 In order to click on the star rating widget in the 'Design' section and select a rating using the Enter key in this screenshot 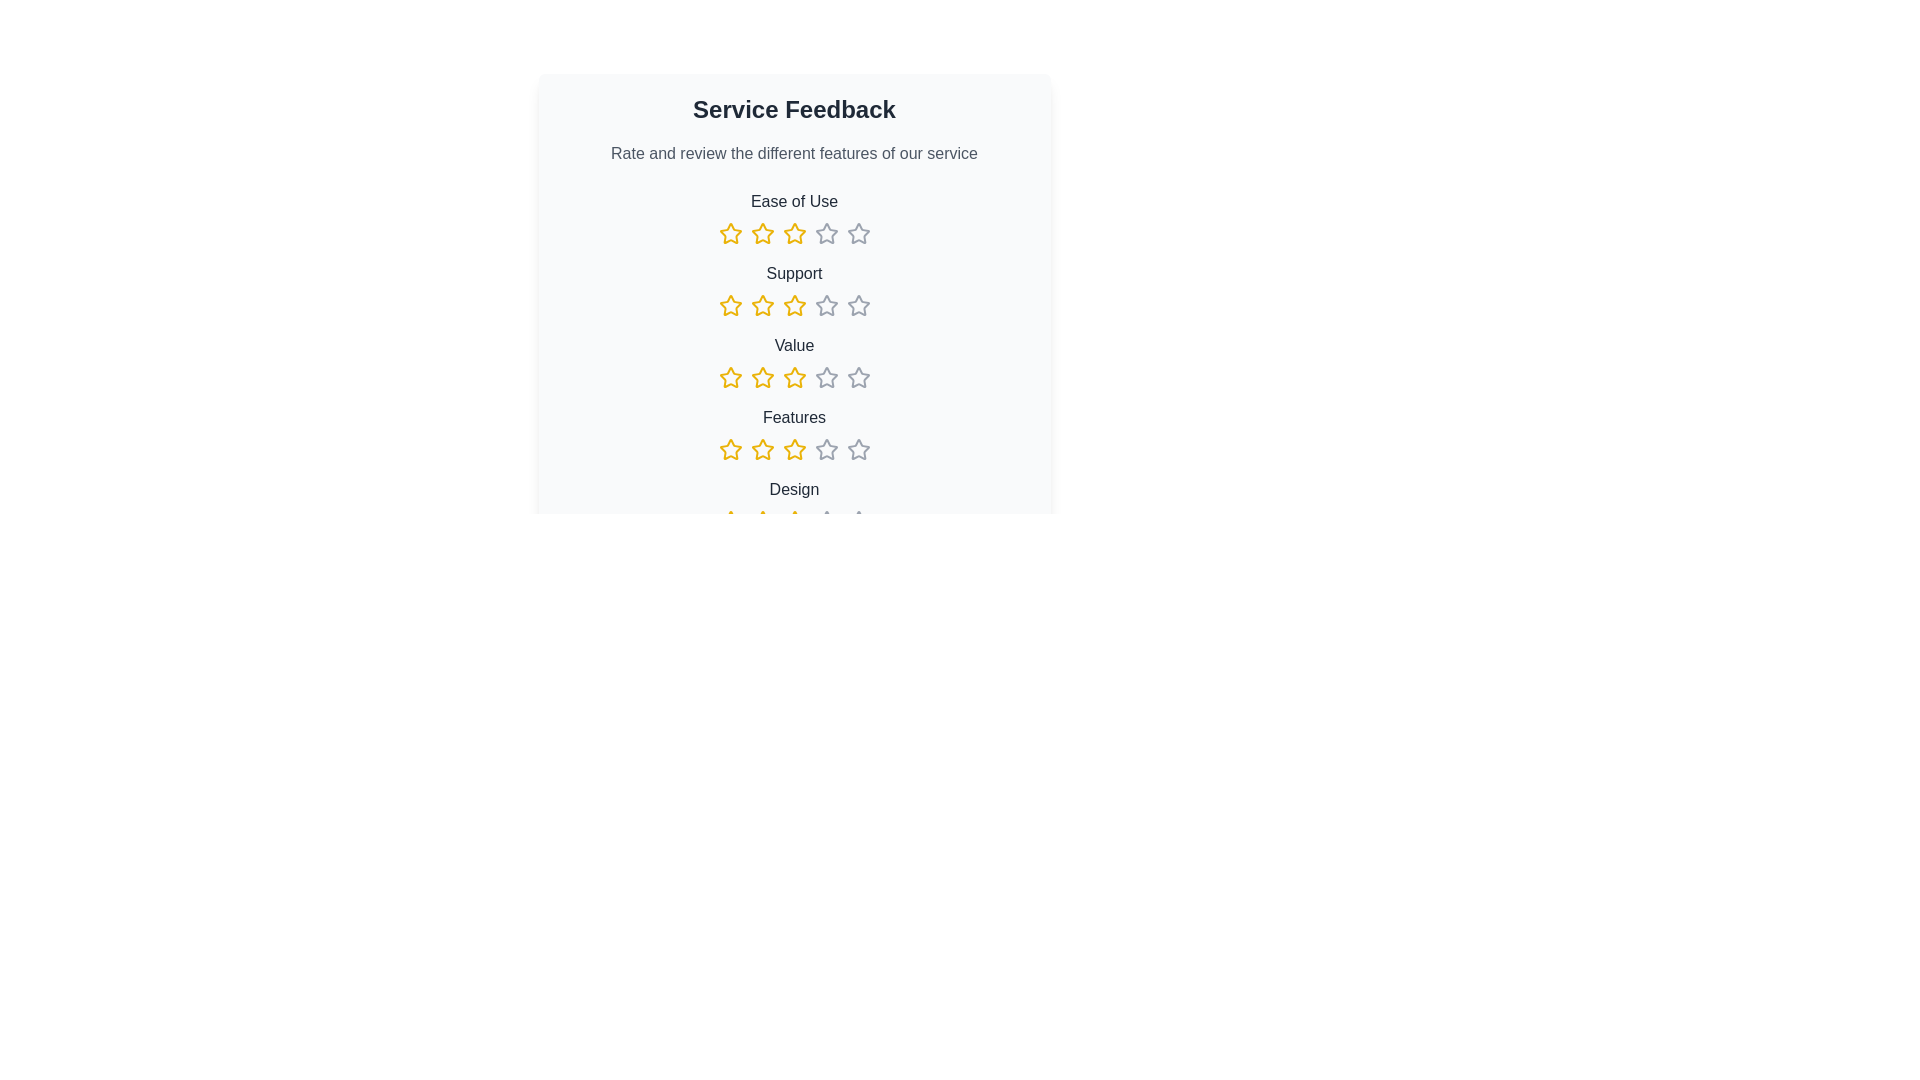, I will do `click(793, 520)`.